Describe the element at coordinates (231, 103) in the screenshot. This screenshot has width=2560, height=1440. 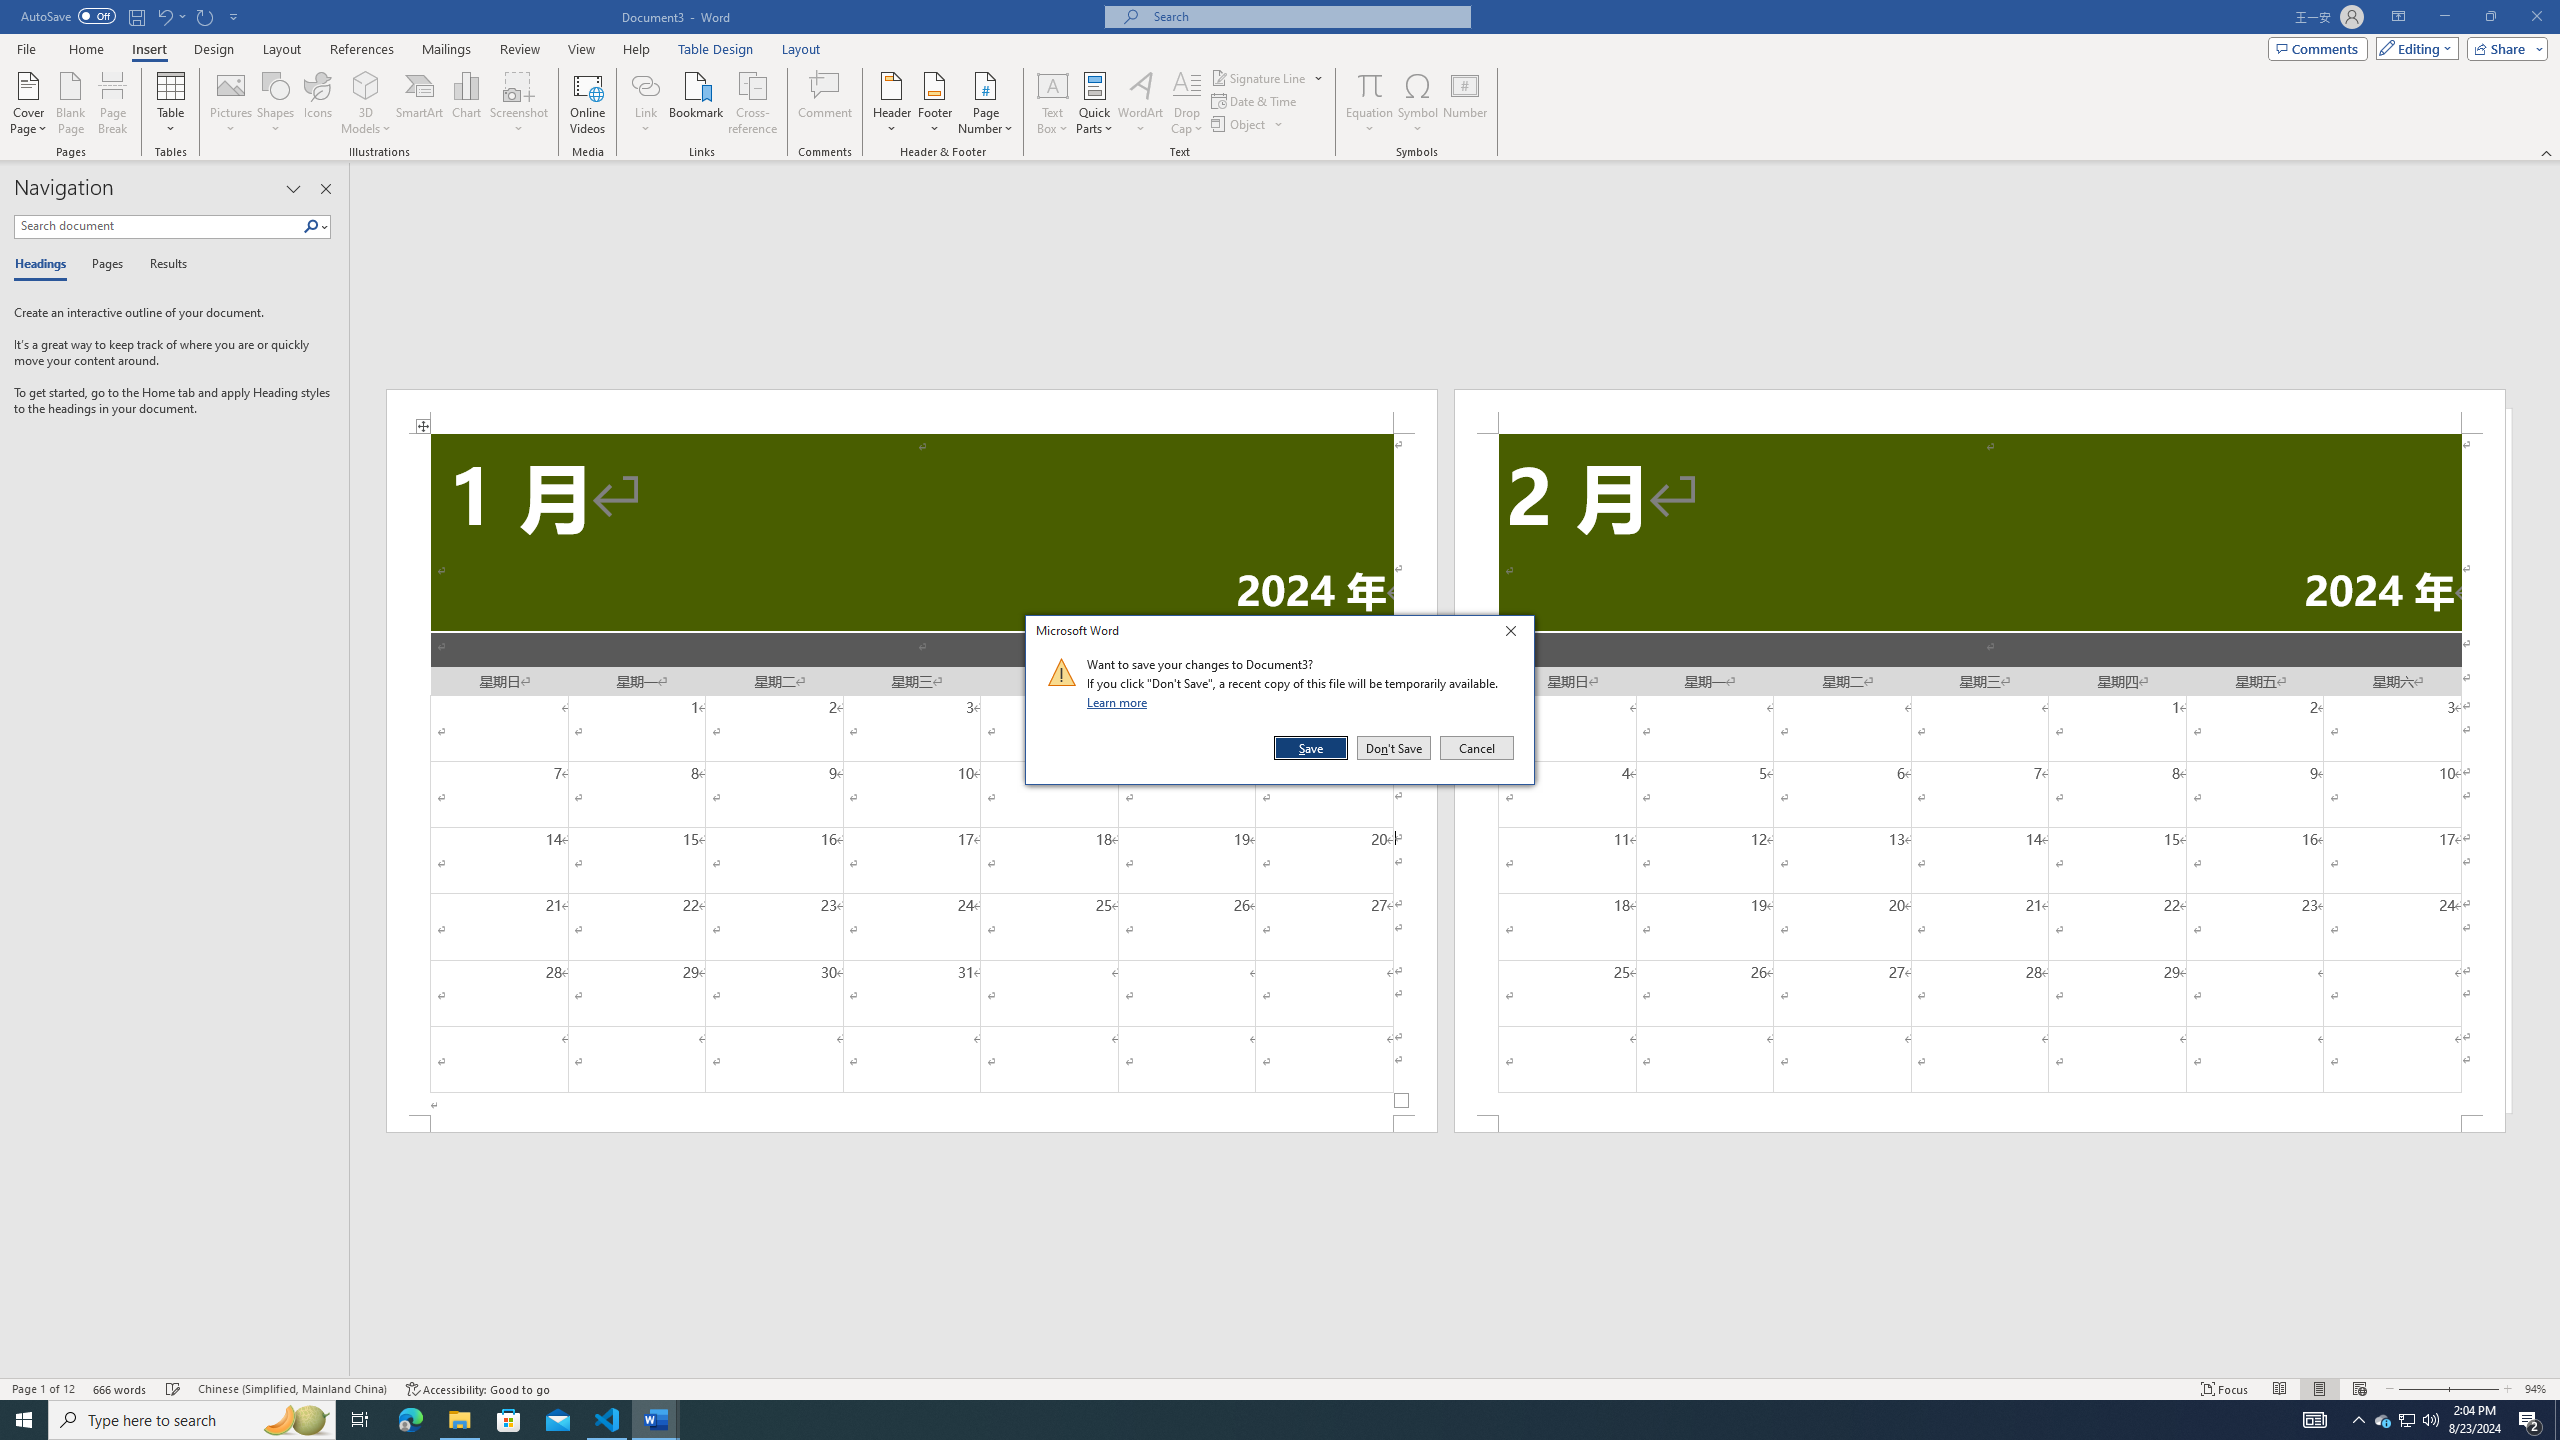
I see `'Pictures'` at that location.